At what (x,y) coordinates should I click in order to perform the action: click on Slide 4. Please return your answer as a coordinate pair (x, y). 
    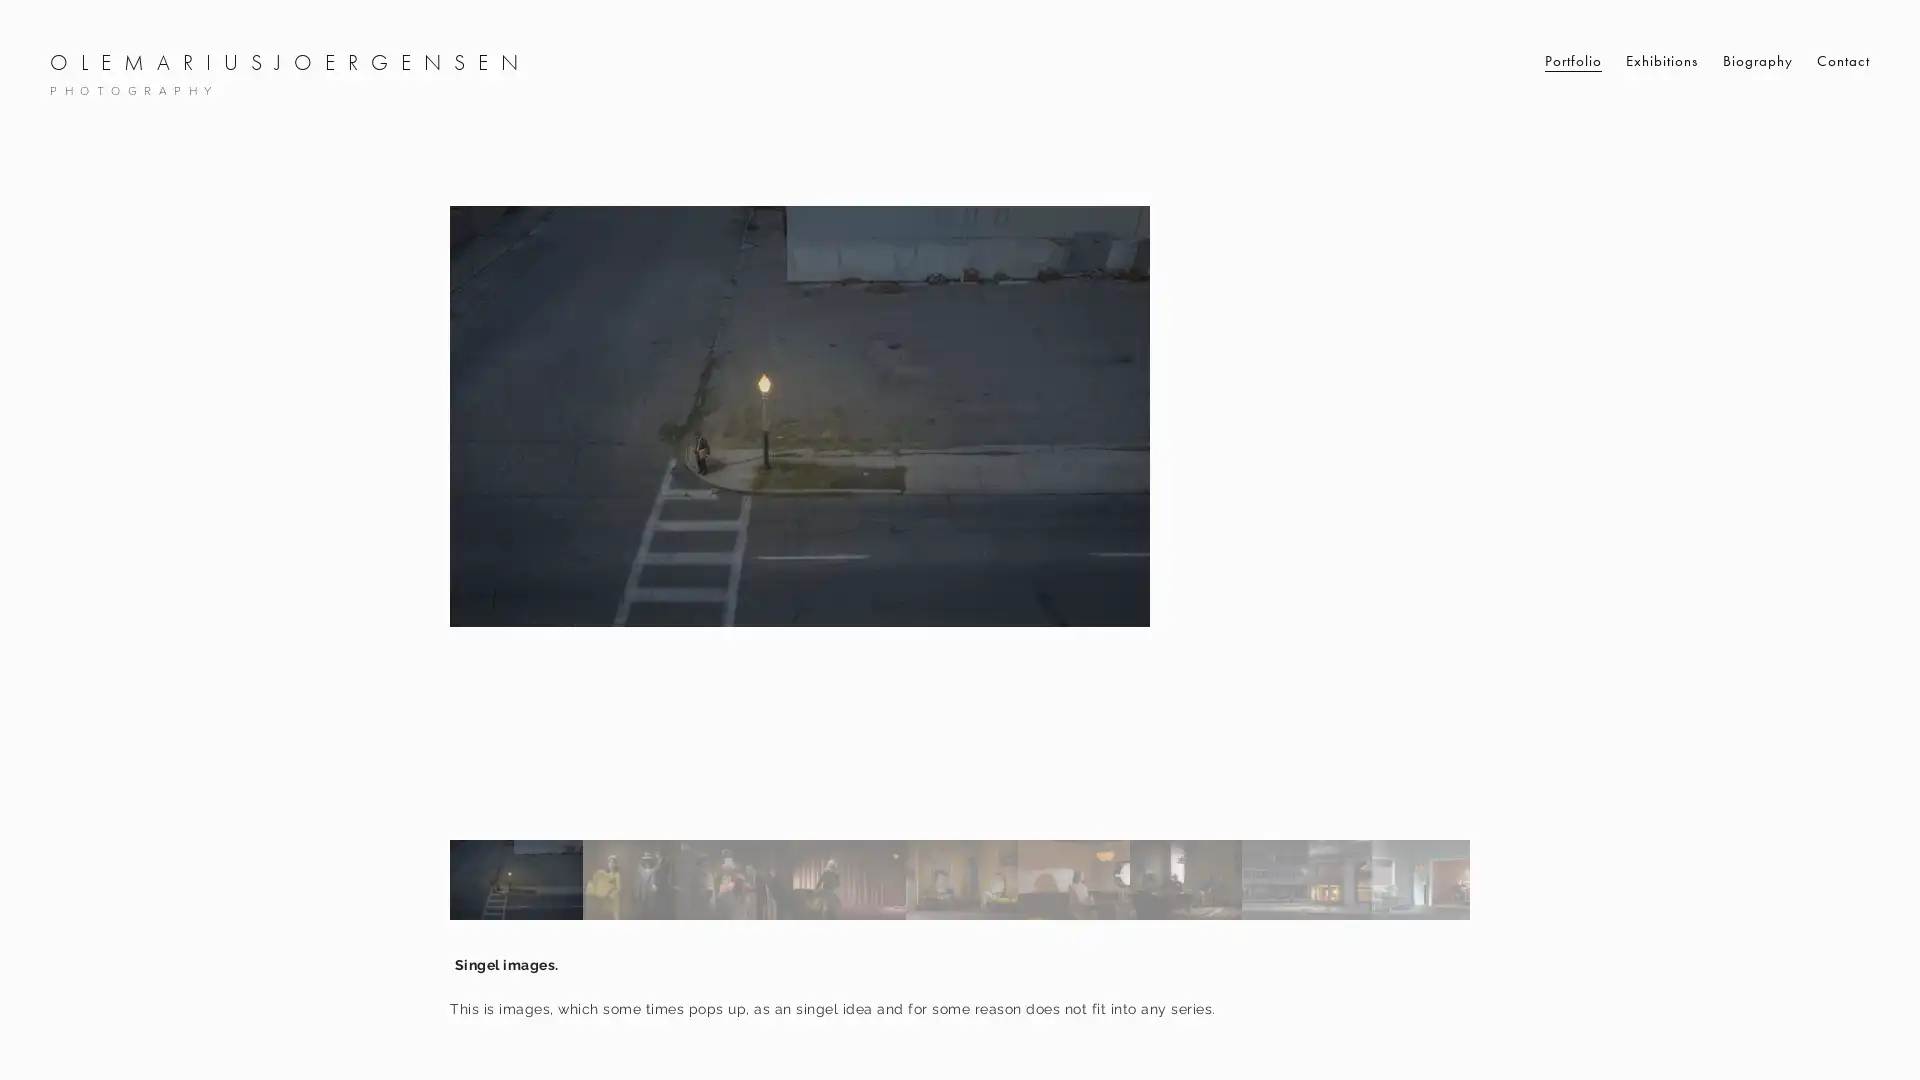
    Looking at the image, I should click on (849, 878).